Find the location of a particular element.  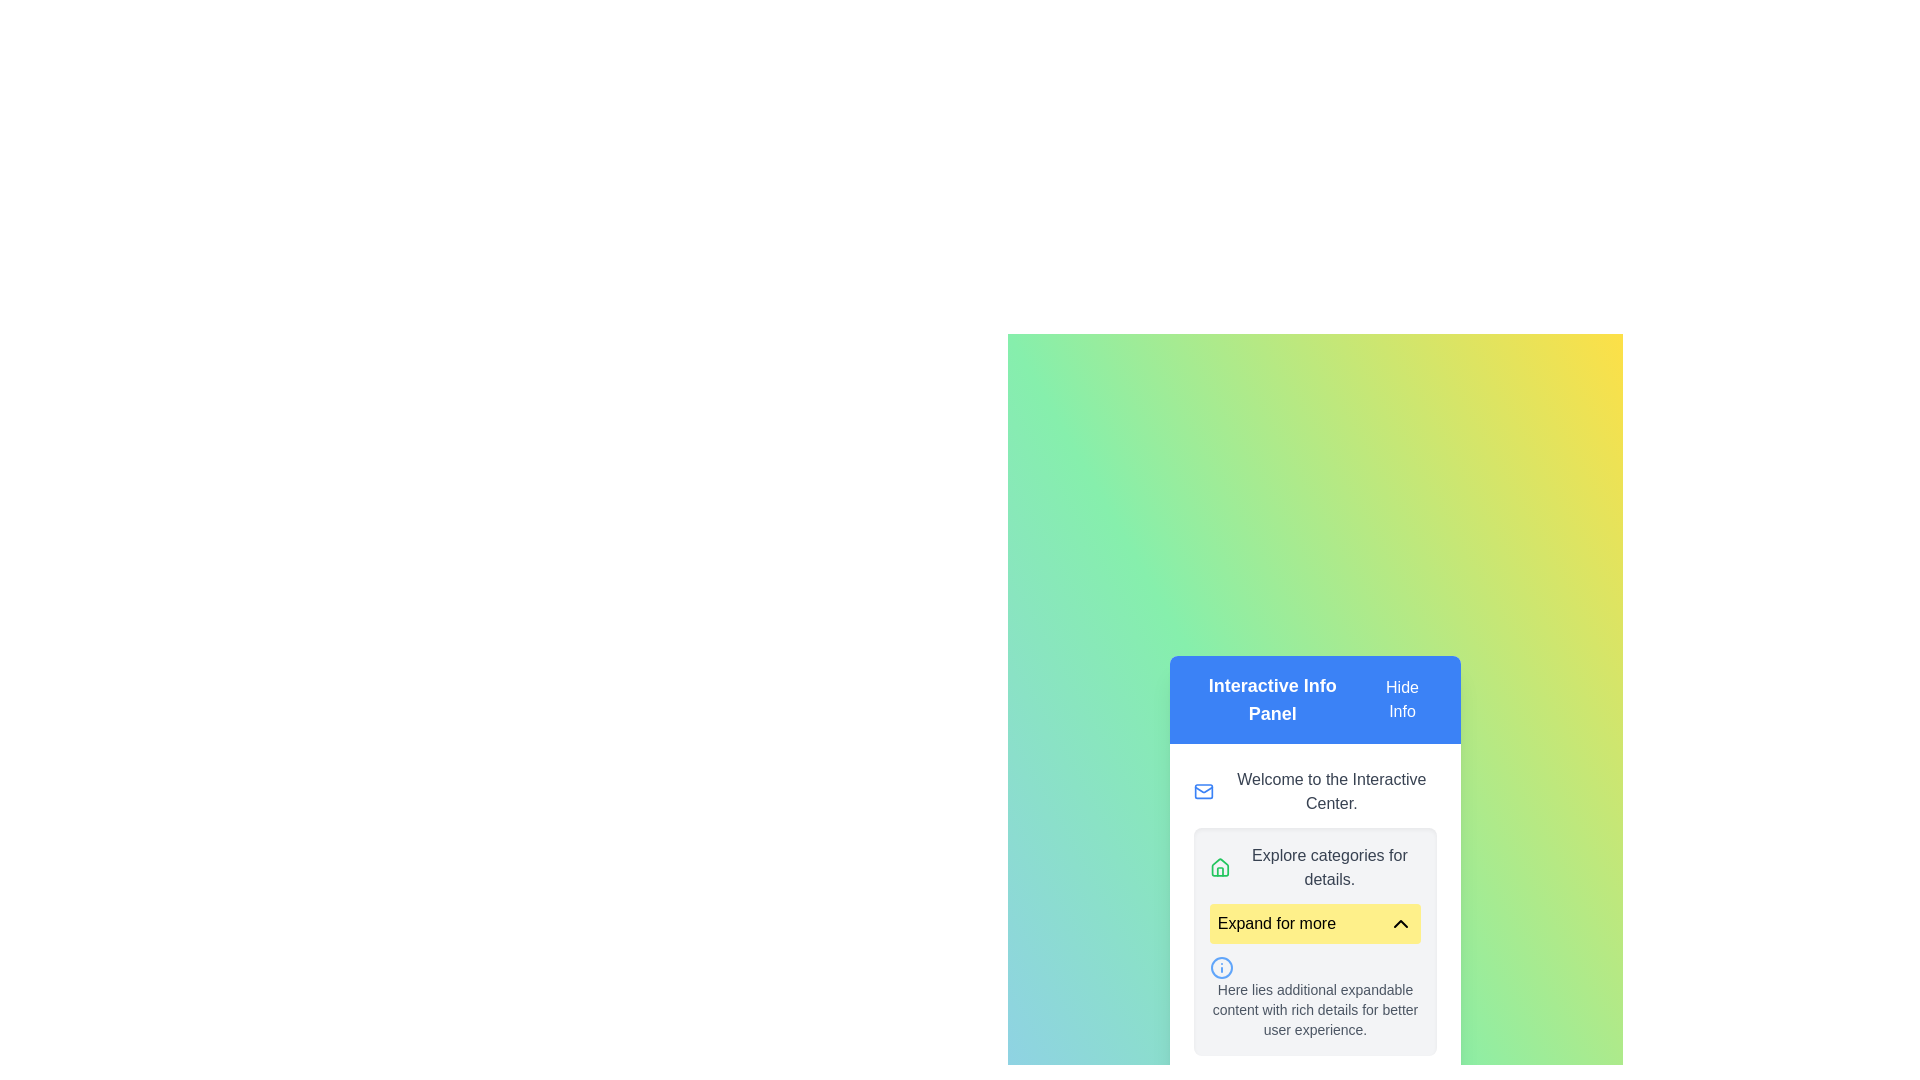

the text label 'Welcome to the Interactive Center.' which is styled in gray and located prominently within the 'Interactive Info Panel' is located at coordinates (1331, 790).